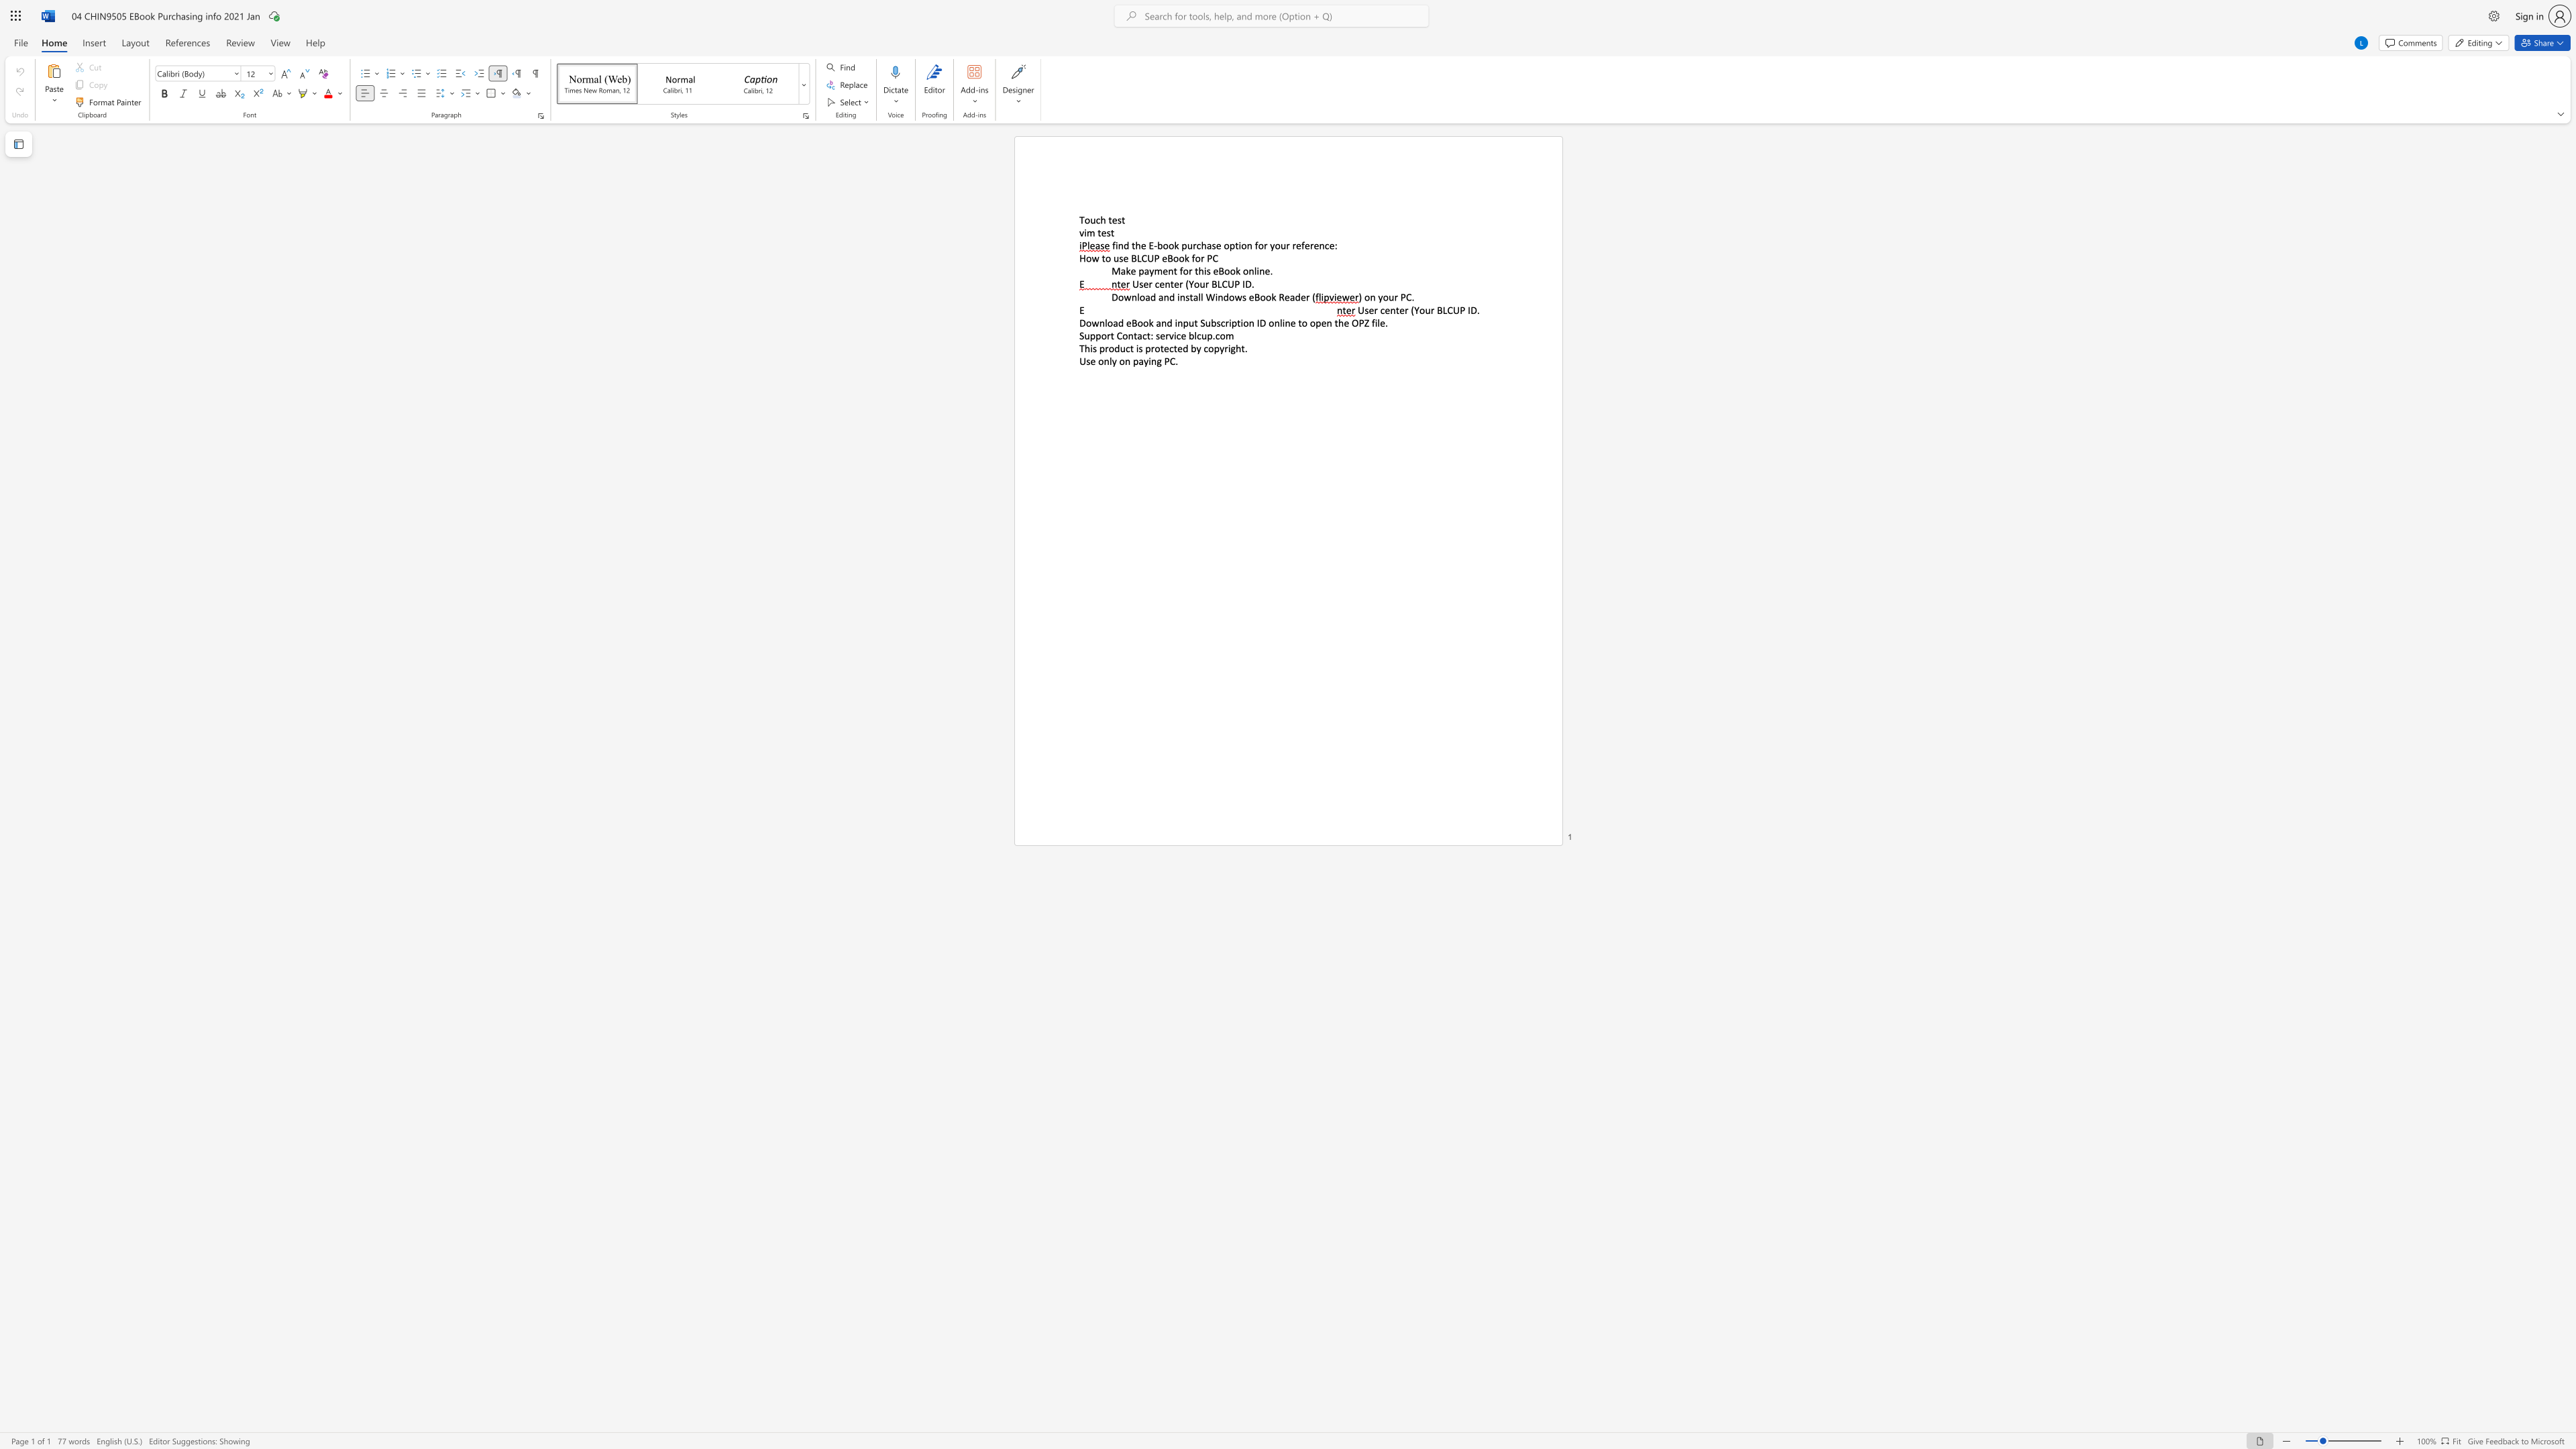 The height and width of the screenshot is (1449, 2576). Describe the element at coordinates (1187, 245) in the screenshot. I see `the subset text "ur" within the text "find the E-book purchase"` at that location.